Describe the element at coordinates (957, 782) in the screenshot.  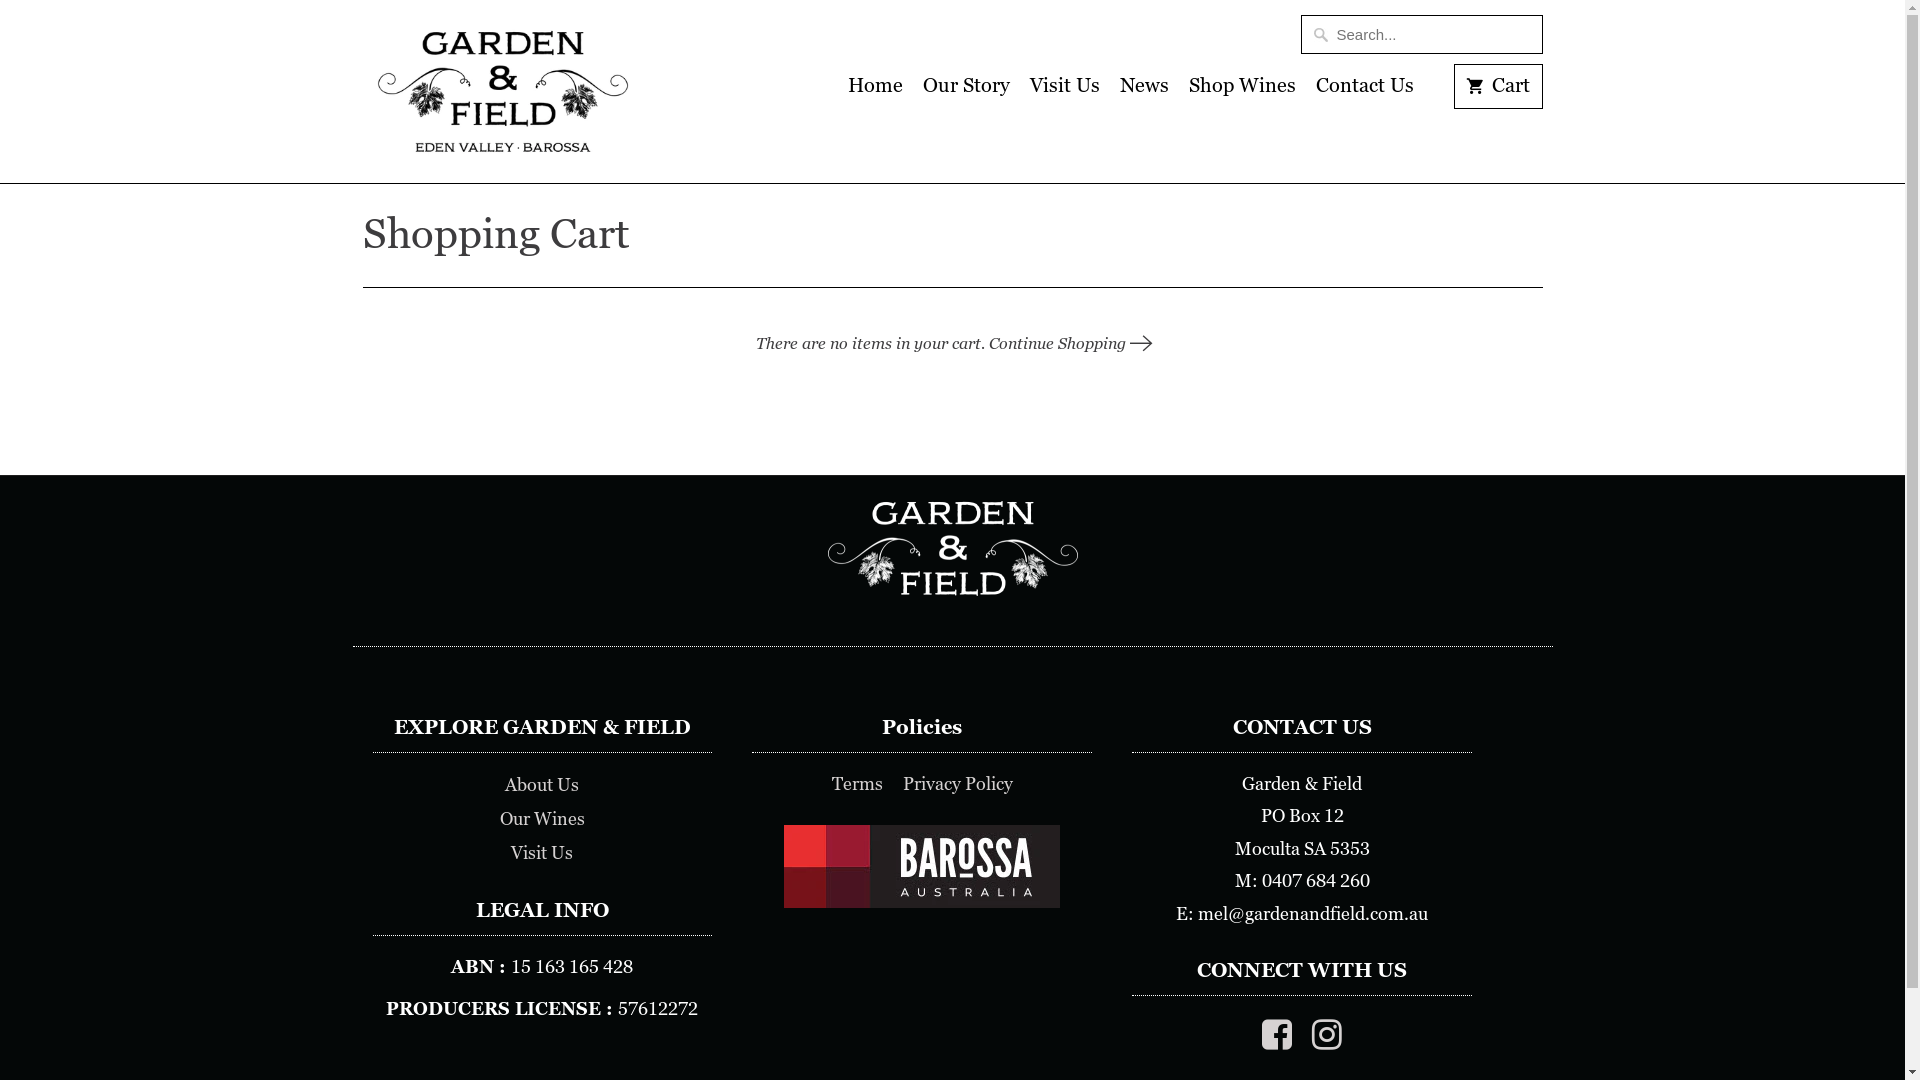
I see `'Privacy Policy'` at that location.